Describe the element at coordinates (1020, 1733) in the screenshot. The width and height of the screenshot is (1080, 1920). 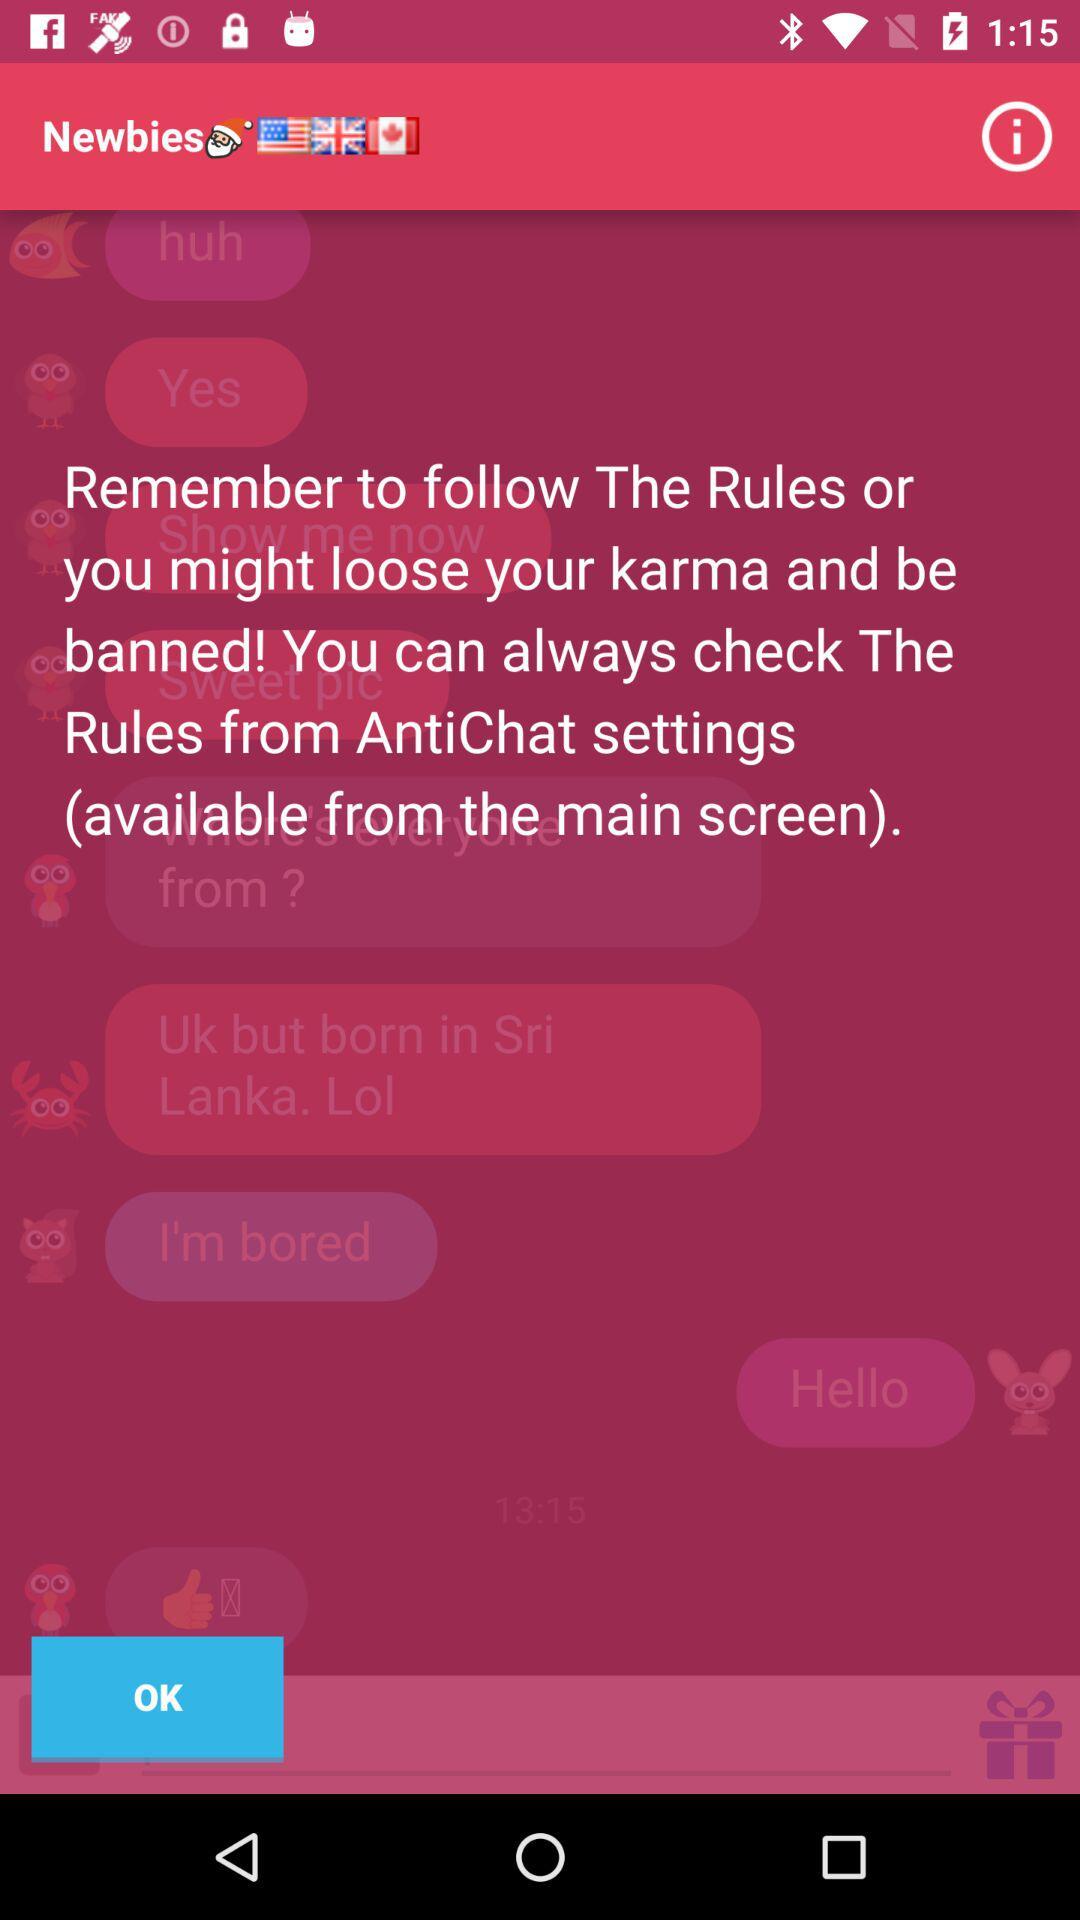
I see `the gift icon` at that location.